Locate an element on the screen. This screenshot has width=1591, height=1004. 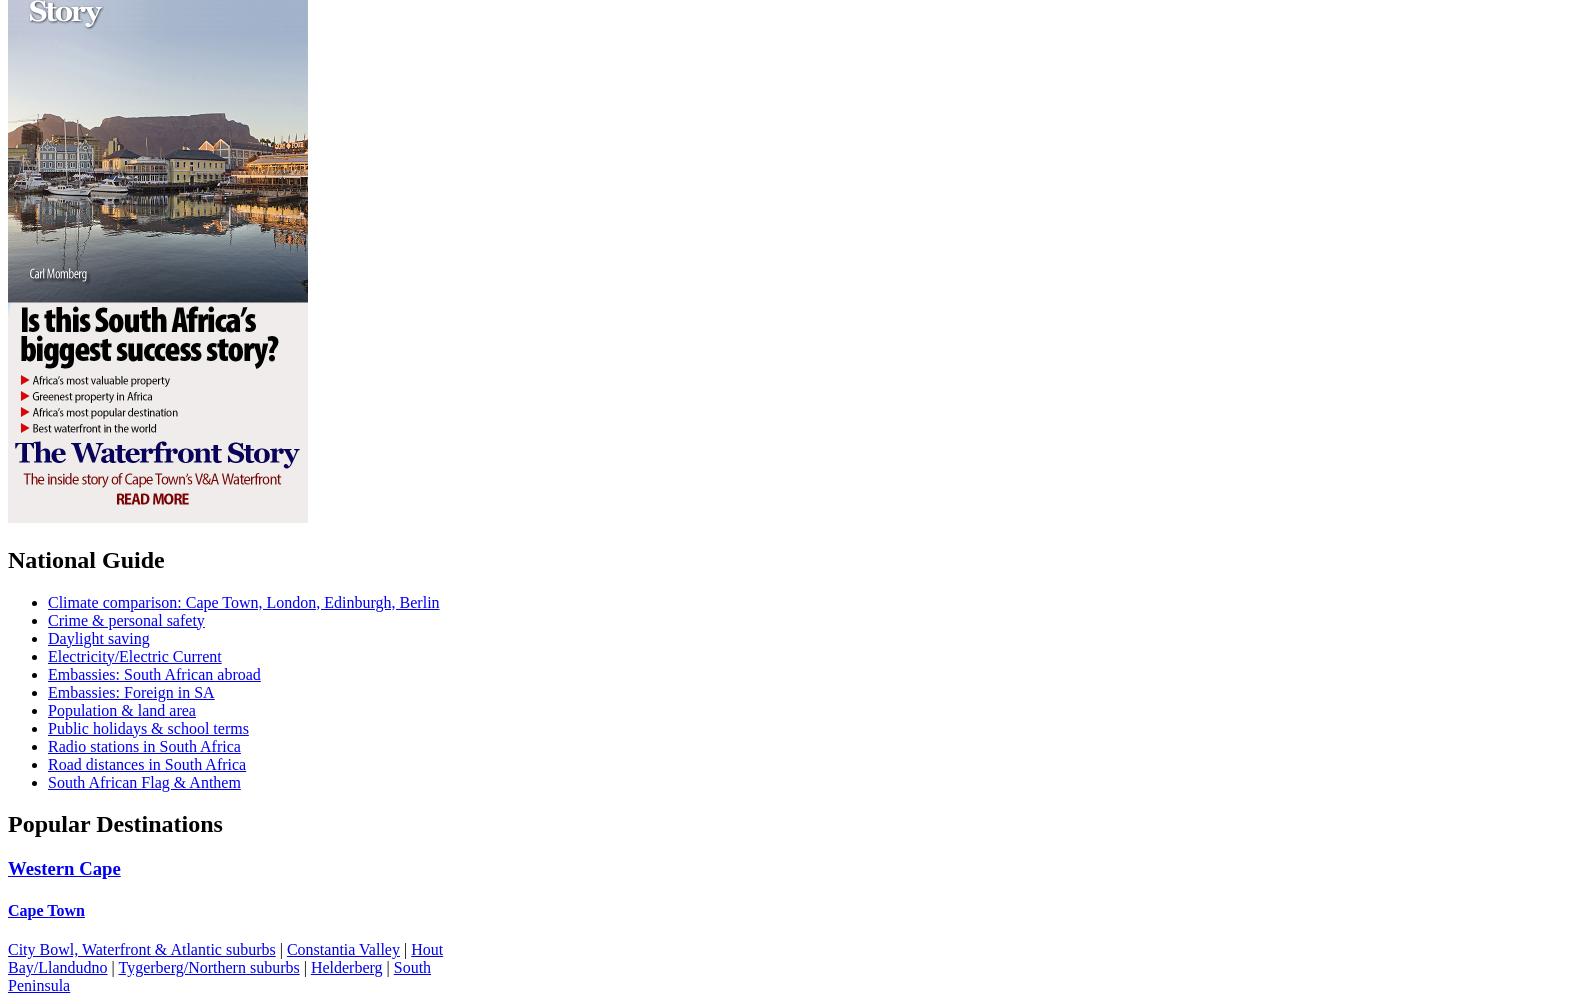
'South African Flag & Anthem' is located at coordinates (48, 781).